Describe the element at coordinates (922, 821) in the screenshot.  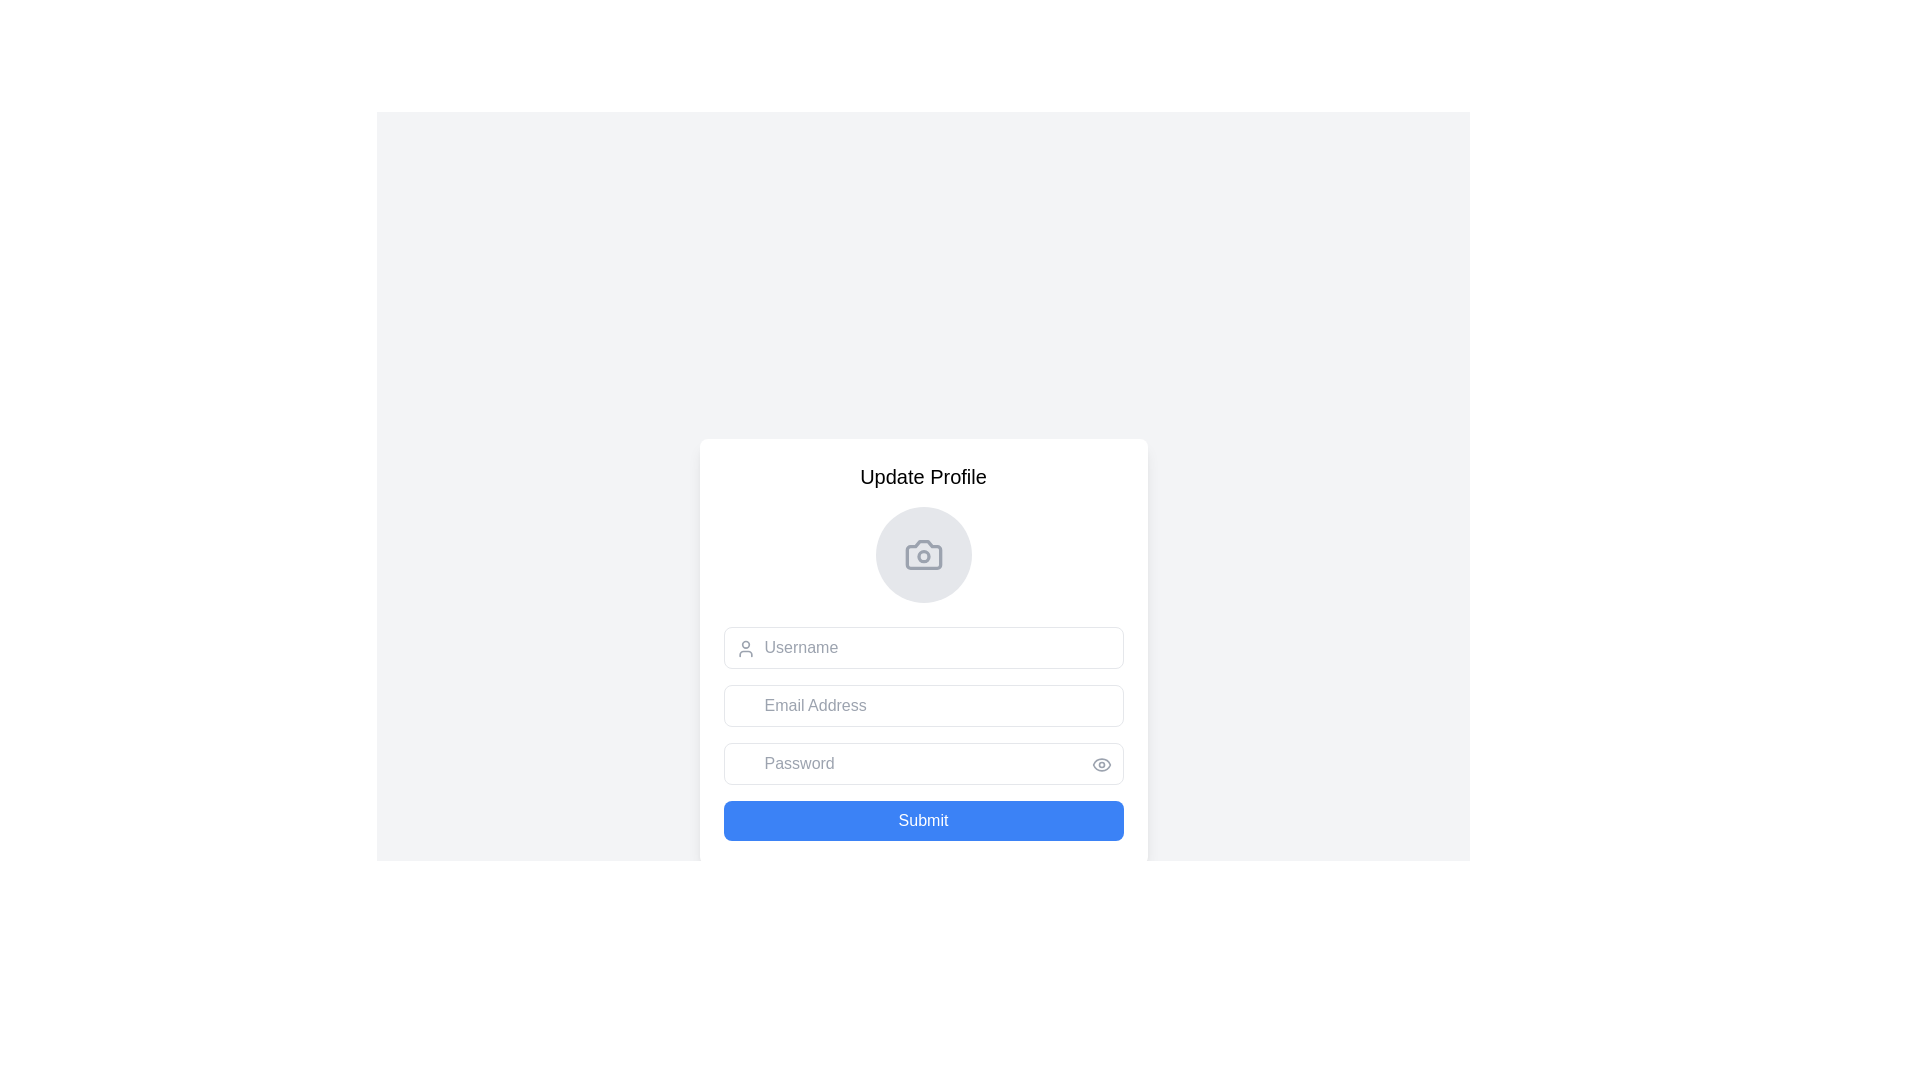
I see `the blue rectangular 'Submit' button with rounded corners located at the bottom of the 'Update Profile' panel to trigger its hover state` at that location.